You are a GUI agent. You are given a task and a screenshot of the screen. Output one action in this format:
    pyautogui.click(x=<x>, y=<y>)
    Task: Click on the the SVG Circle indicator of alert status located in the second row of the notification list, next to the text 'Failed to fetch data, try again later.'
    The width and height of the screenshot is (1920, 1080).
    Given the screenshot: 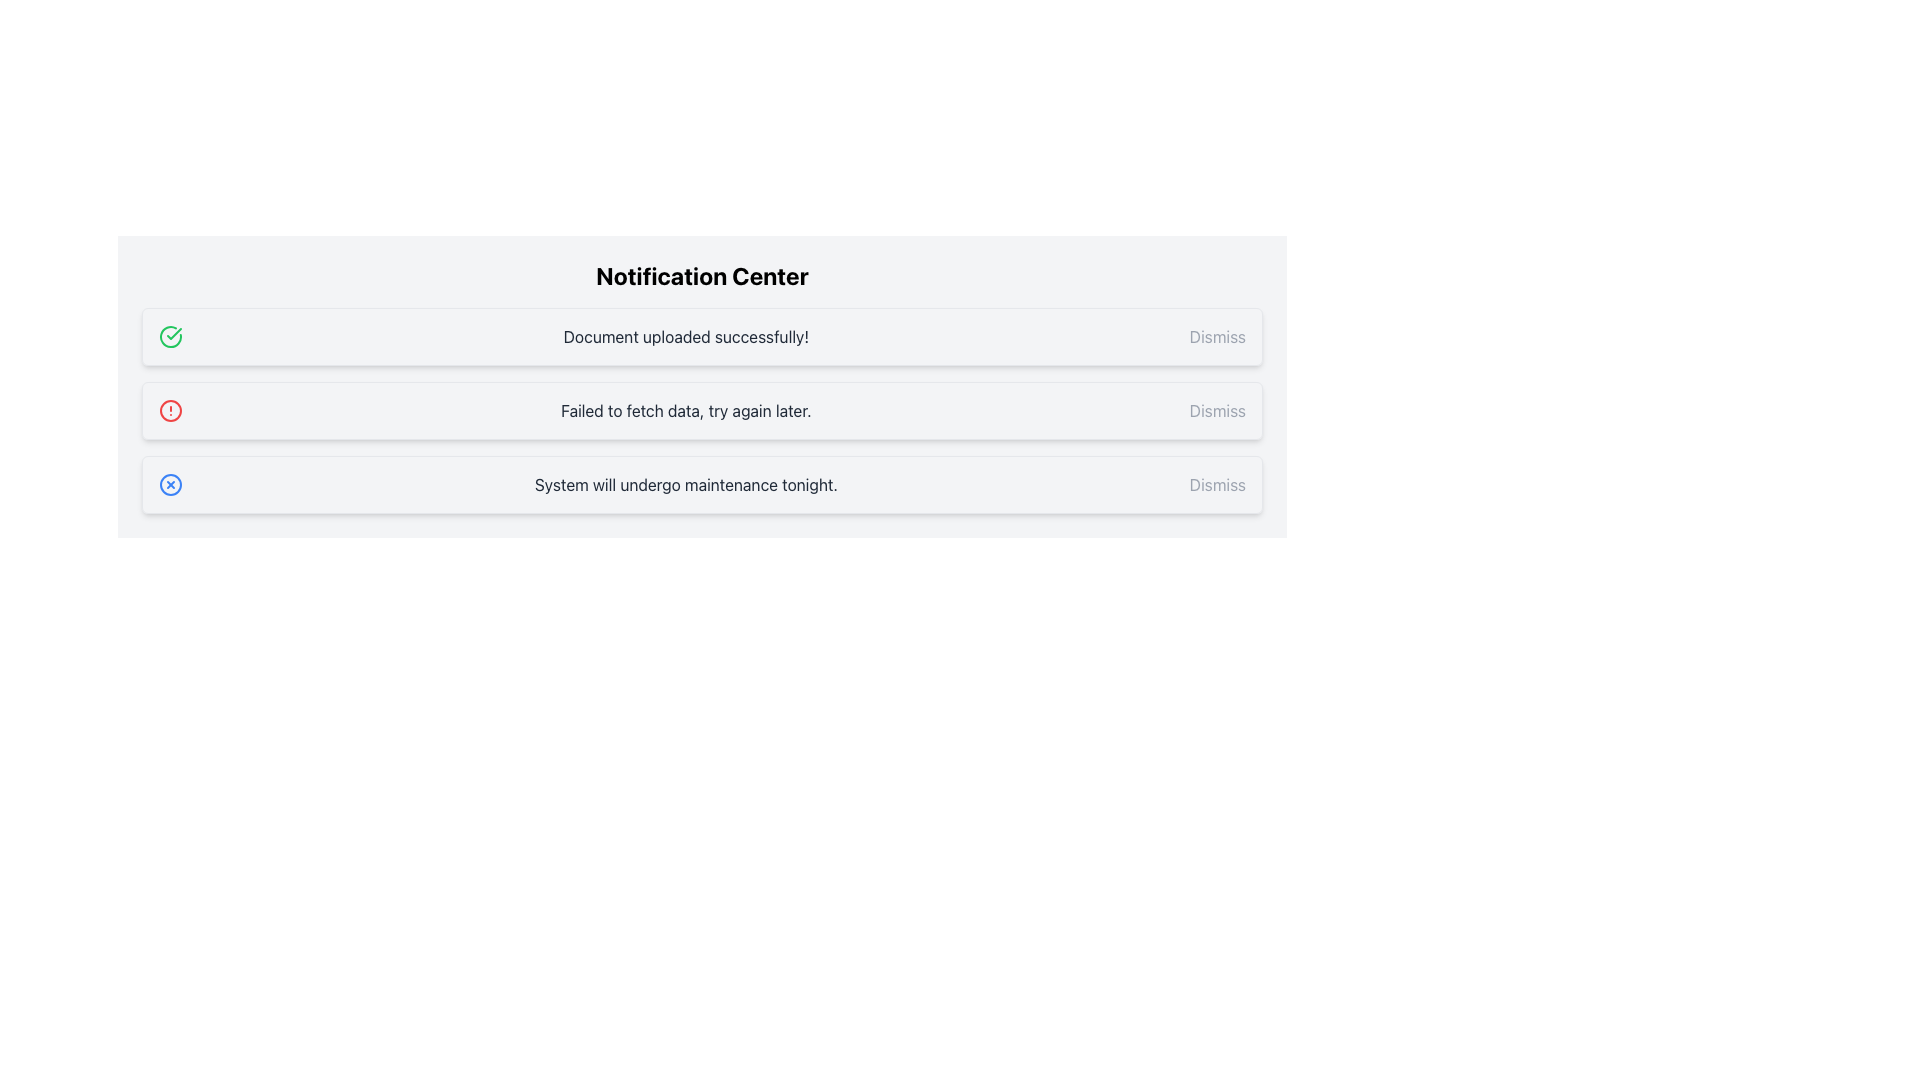 What is the action you would take?
    pyautogui.click(x=171, y=410)
    